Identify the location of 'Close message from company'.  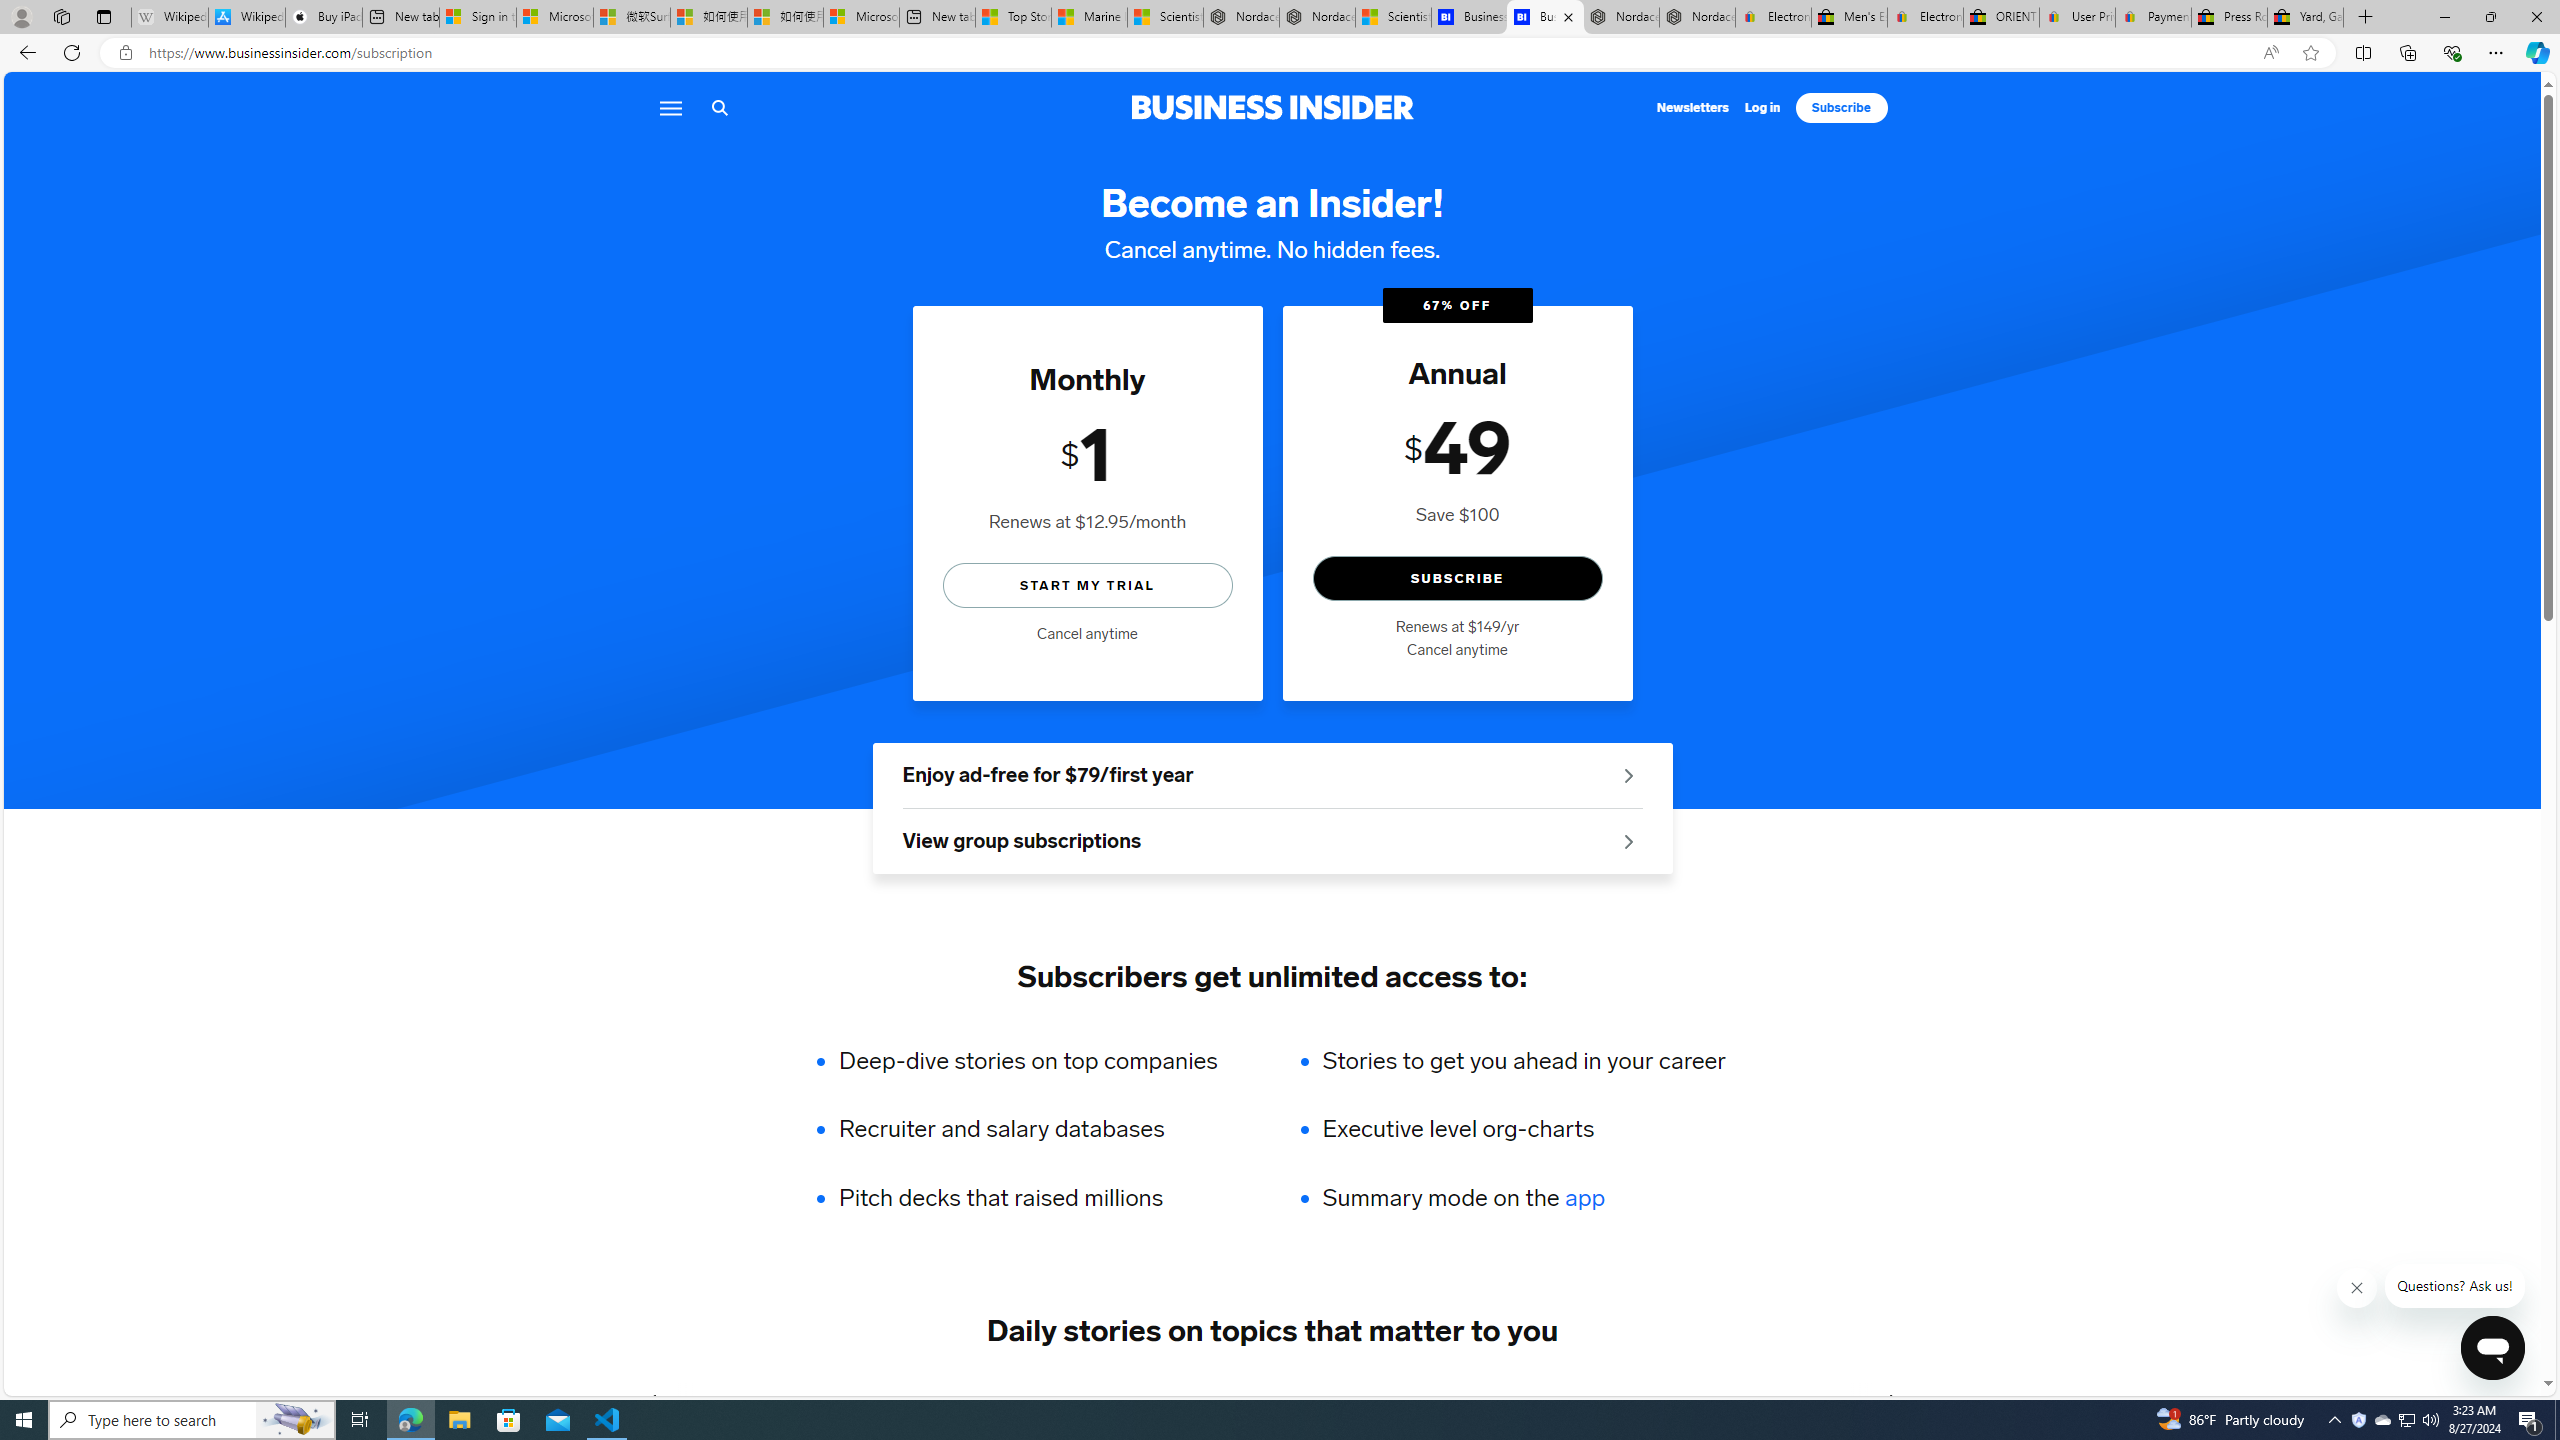
(2356, 1287).